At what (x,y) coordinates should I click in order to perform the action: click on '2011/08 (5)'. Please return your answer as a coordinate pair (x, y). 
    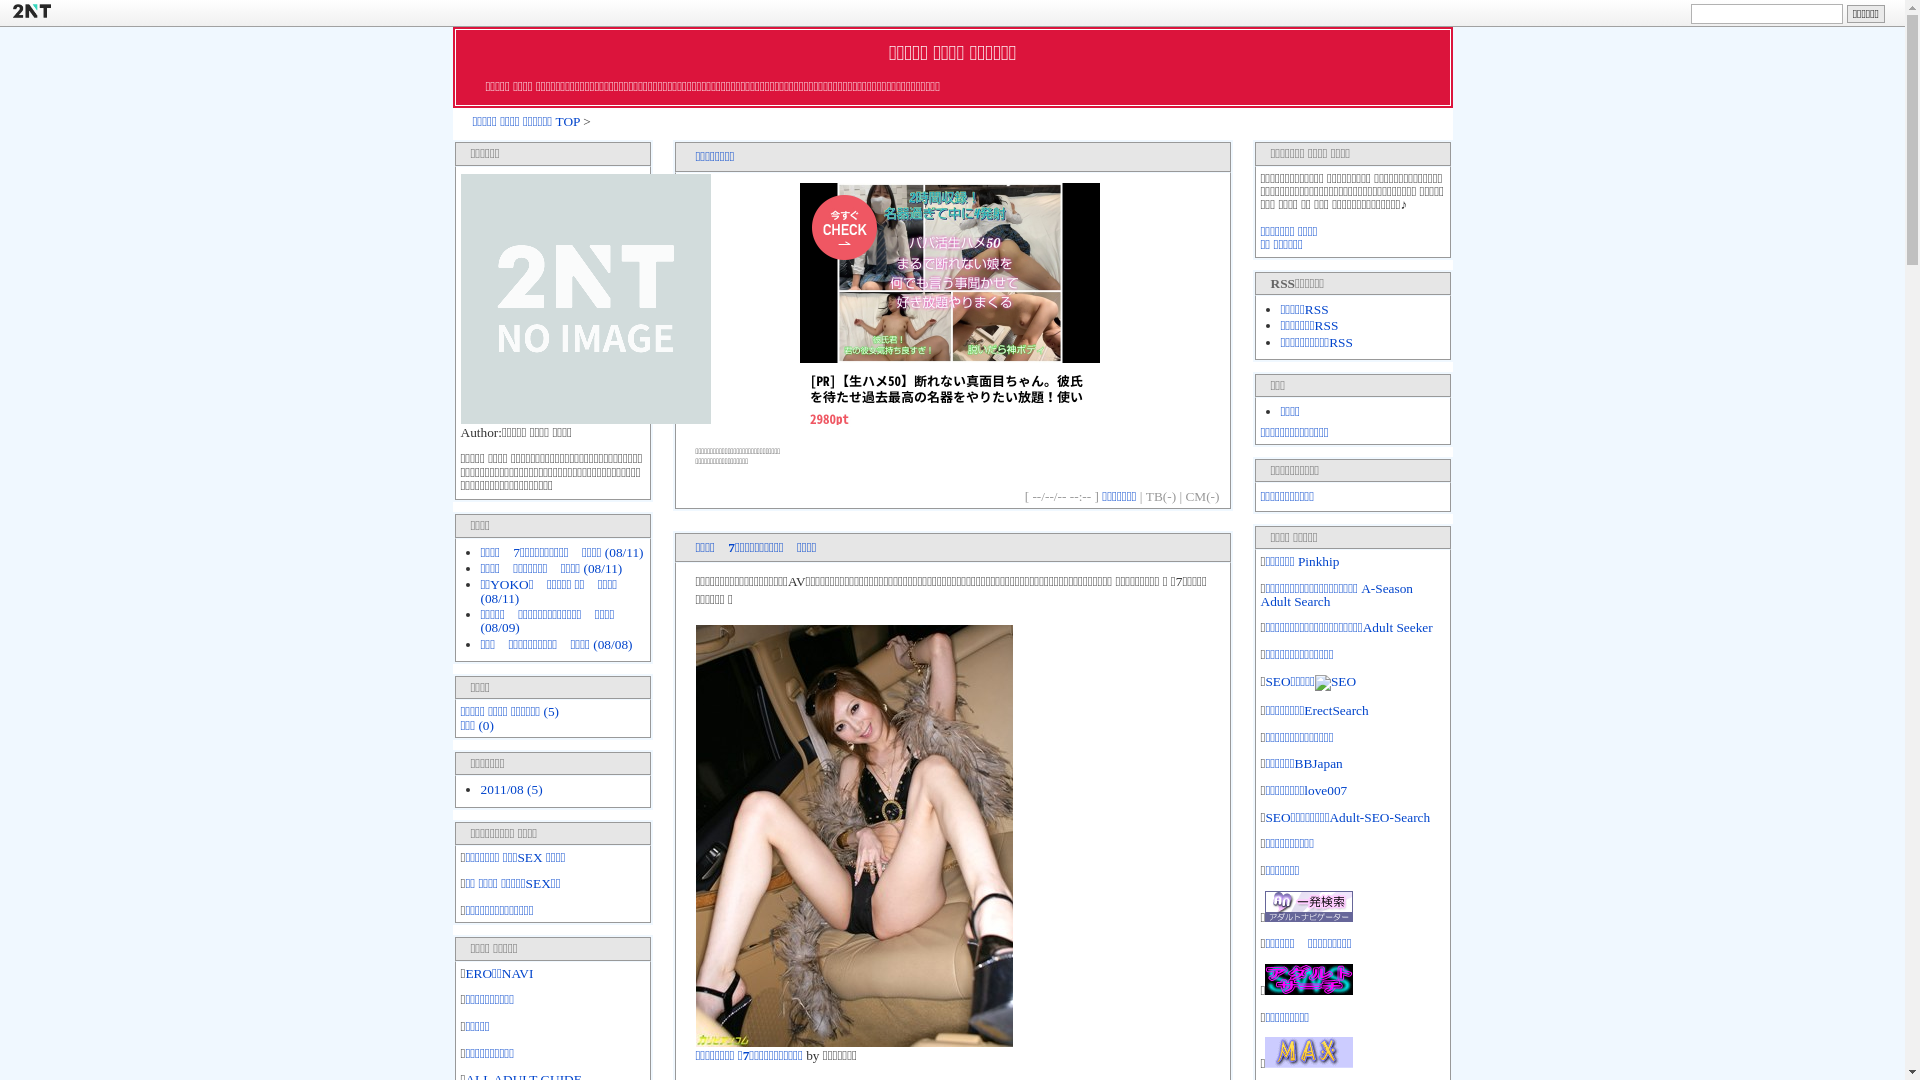
    Looking at the image, I should click on (480, 788).